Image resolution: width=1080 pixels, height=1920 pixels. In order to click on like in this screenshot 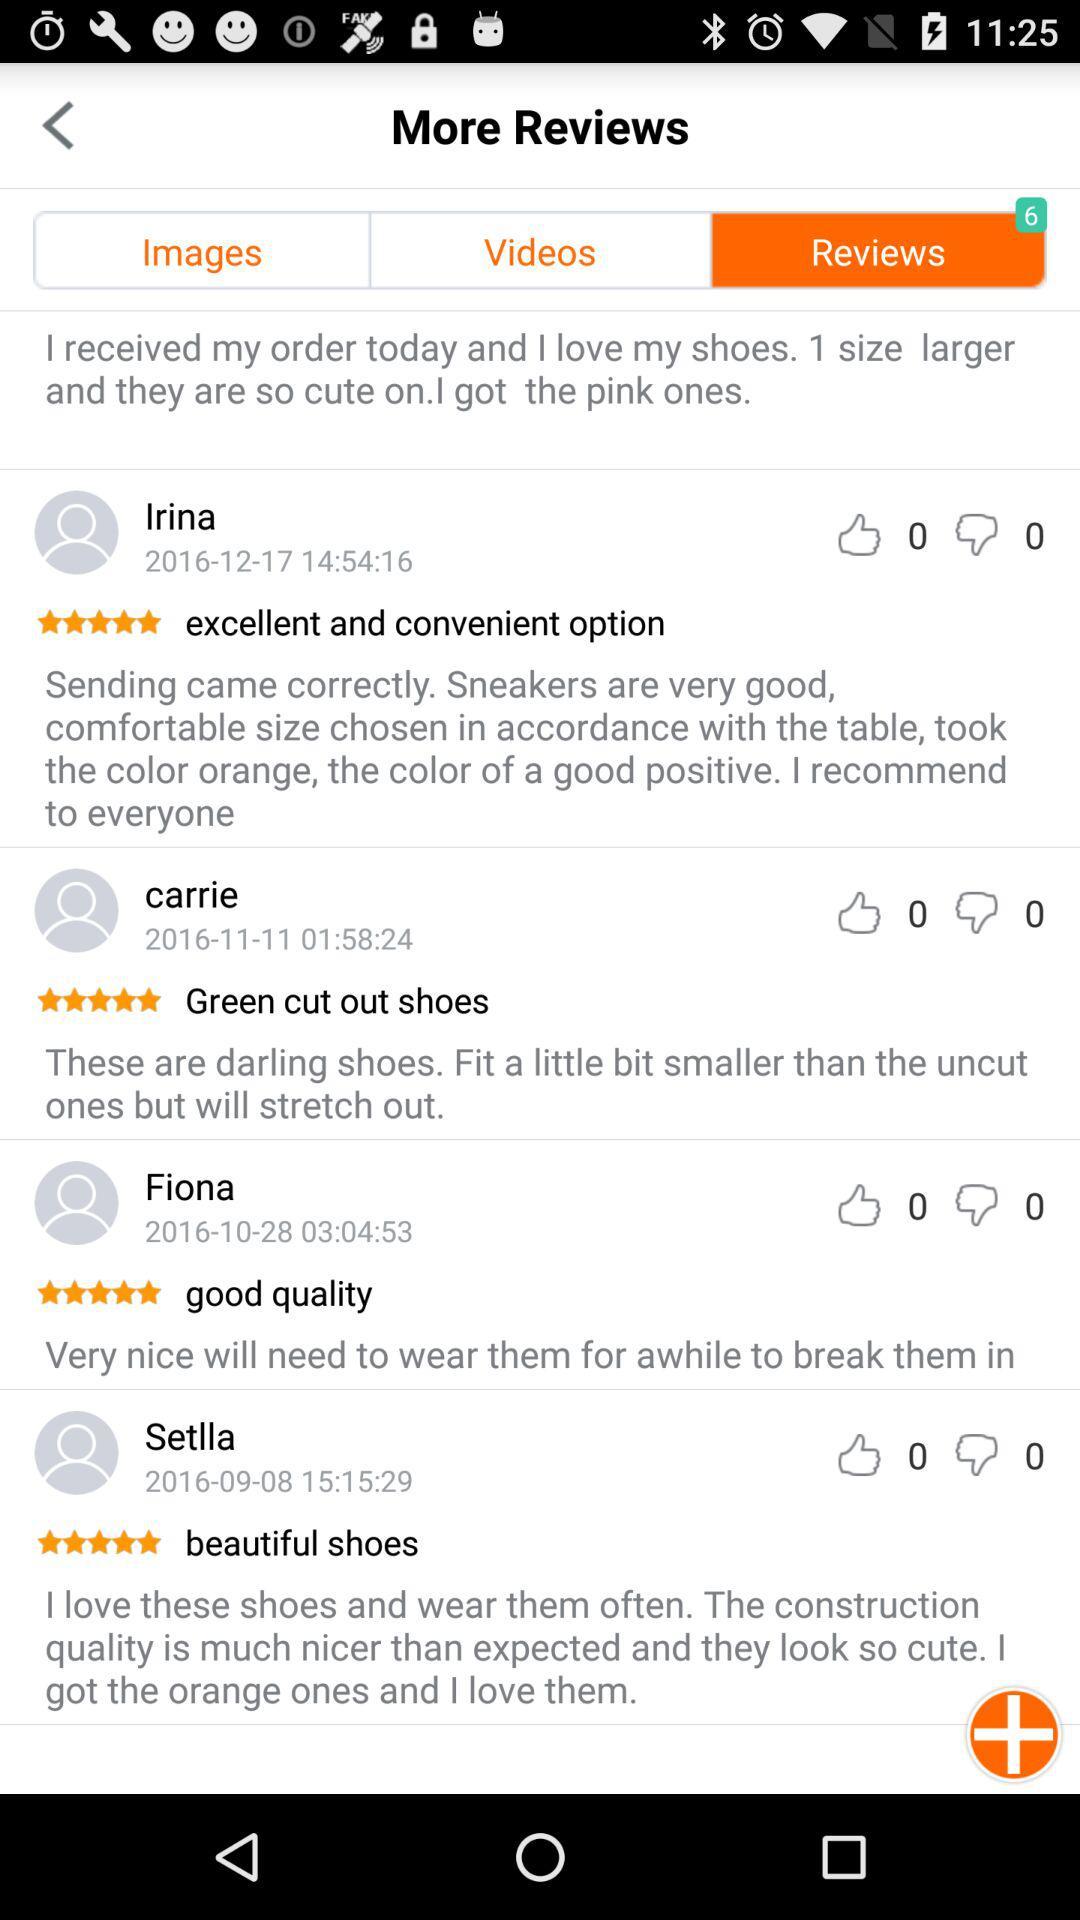, I will do `click(858, 1204)`.